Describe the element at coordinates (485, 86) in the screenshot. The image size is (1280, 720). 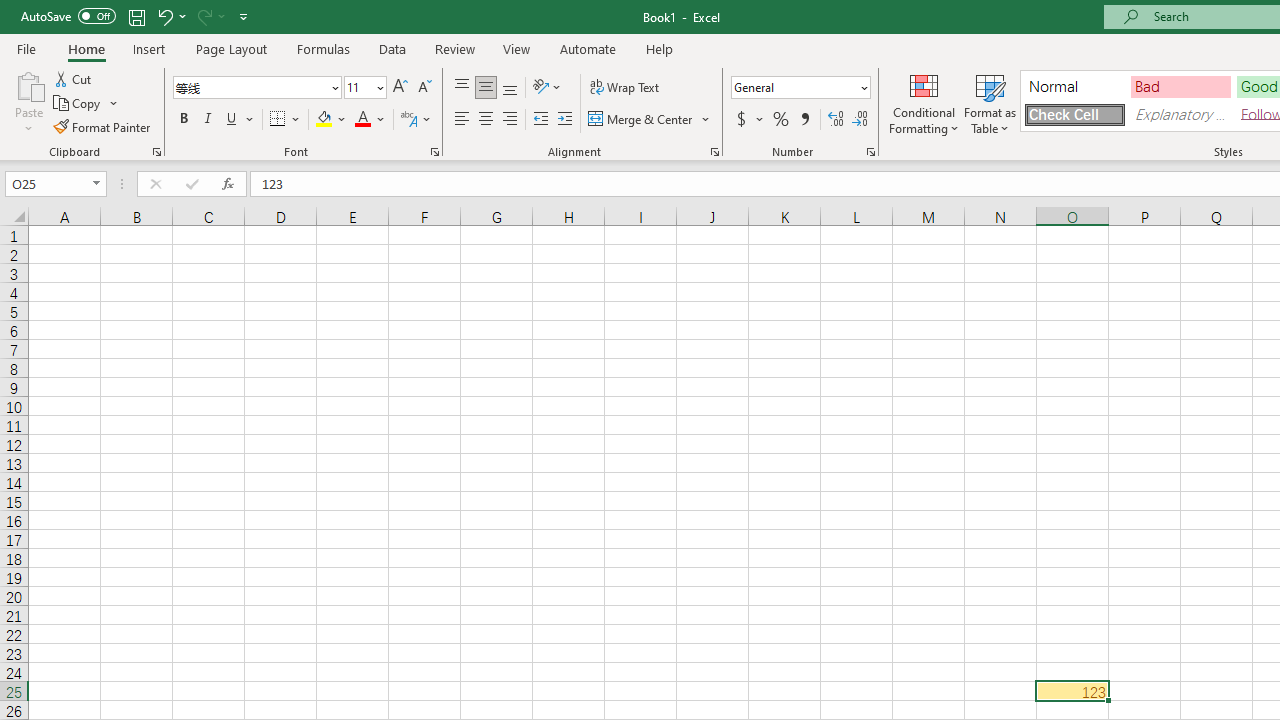
I see `'Middle Align'` at that location.